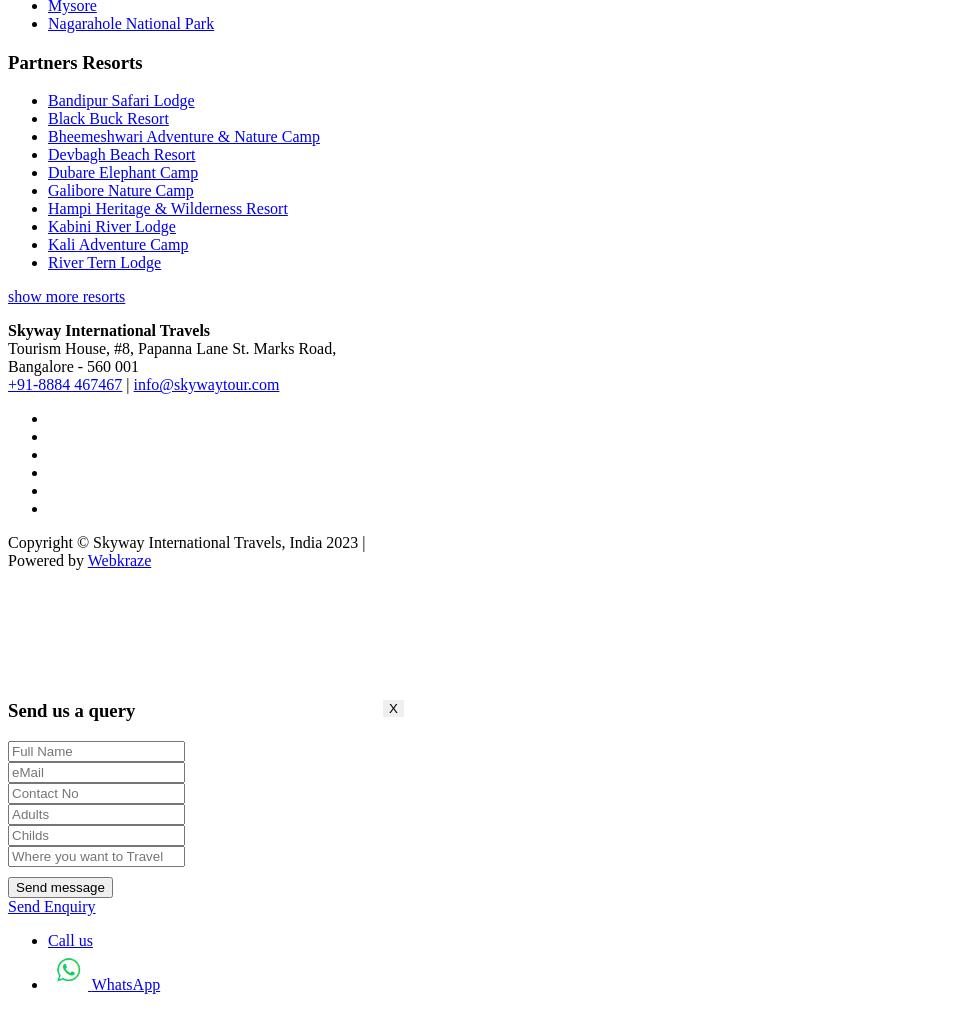 This screenshot has height=1009, width=961. I want to click on 'Skyway International Travels', so click(107, 329).